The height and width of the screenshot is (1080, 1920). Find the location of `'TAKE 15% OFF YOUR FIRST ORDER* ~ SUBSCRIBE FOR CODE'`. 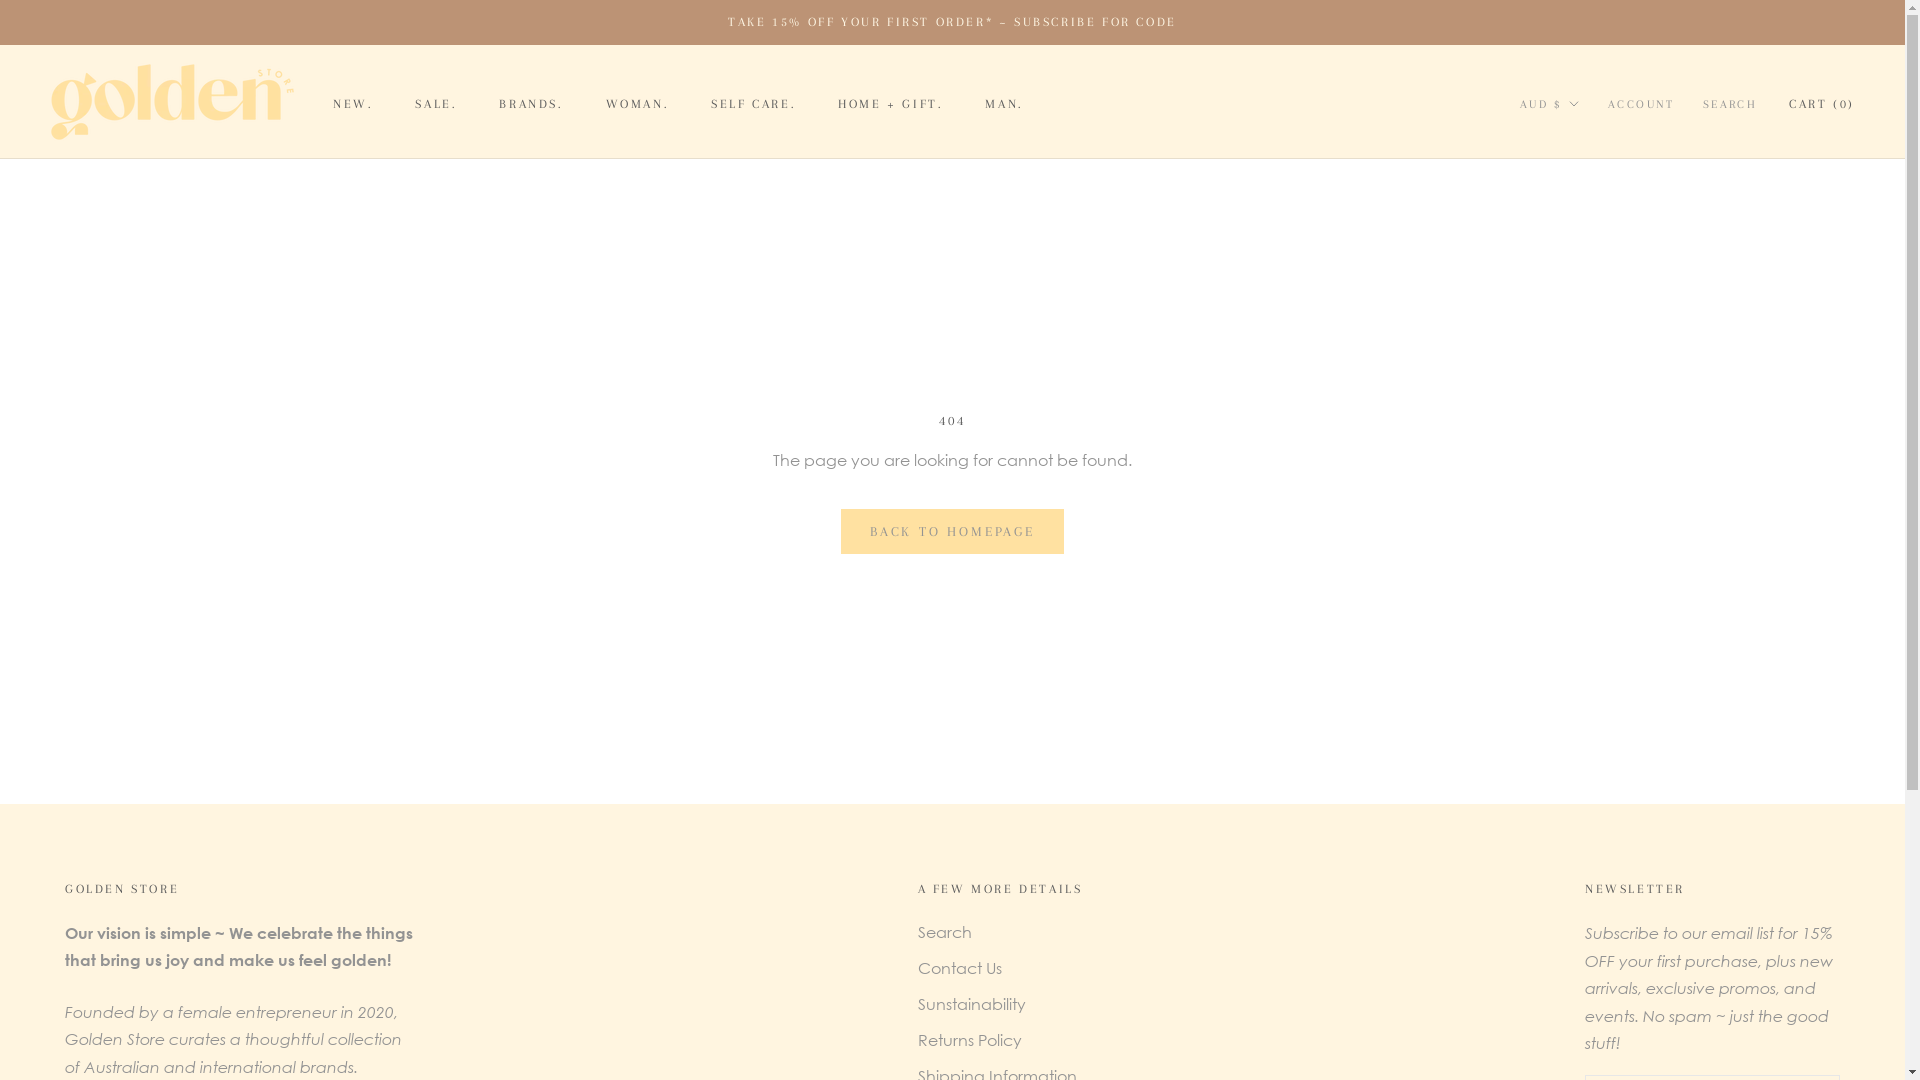

'TAKE 15% OFF YOUR FIRST ORDER* ~ SUBSCRIBE FOR CODE' is located at coordinates (951, 22).